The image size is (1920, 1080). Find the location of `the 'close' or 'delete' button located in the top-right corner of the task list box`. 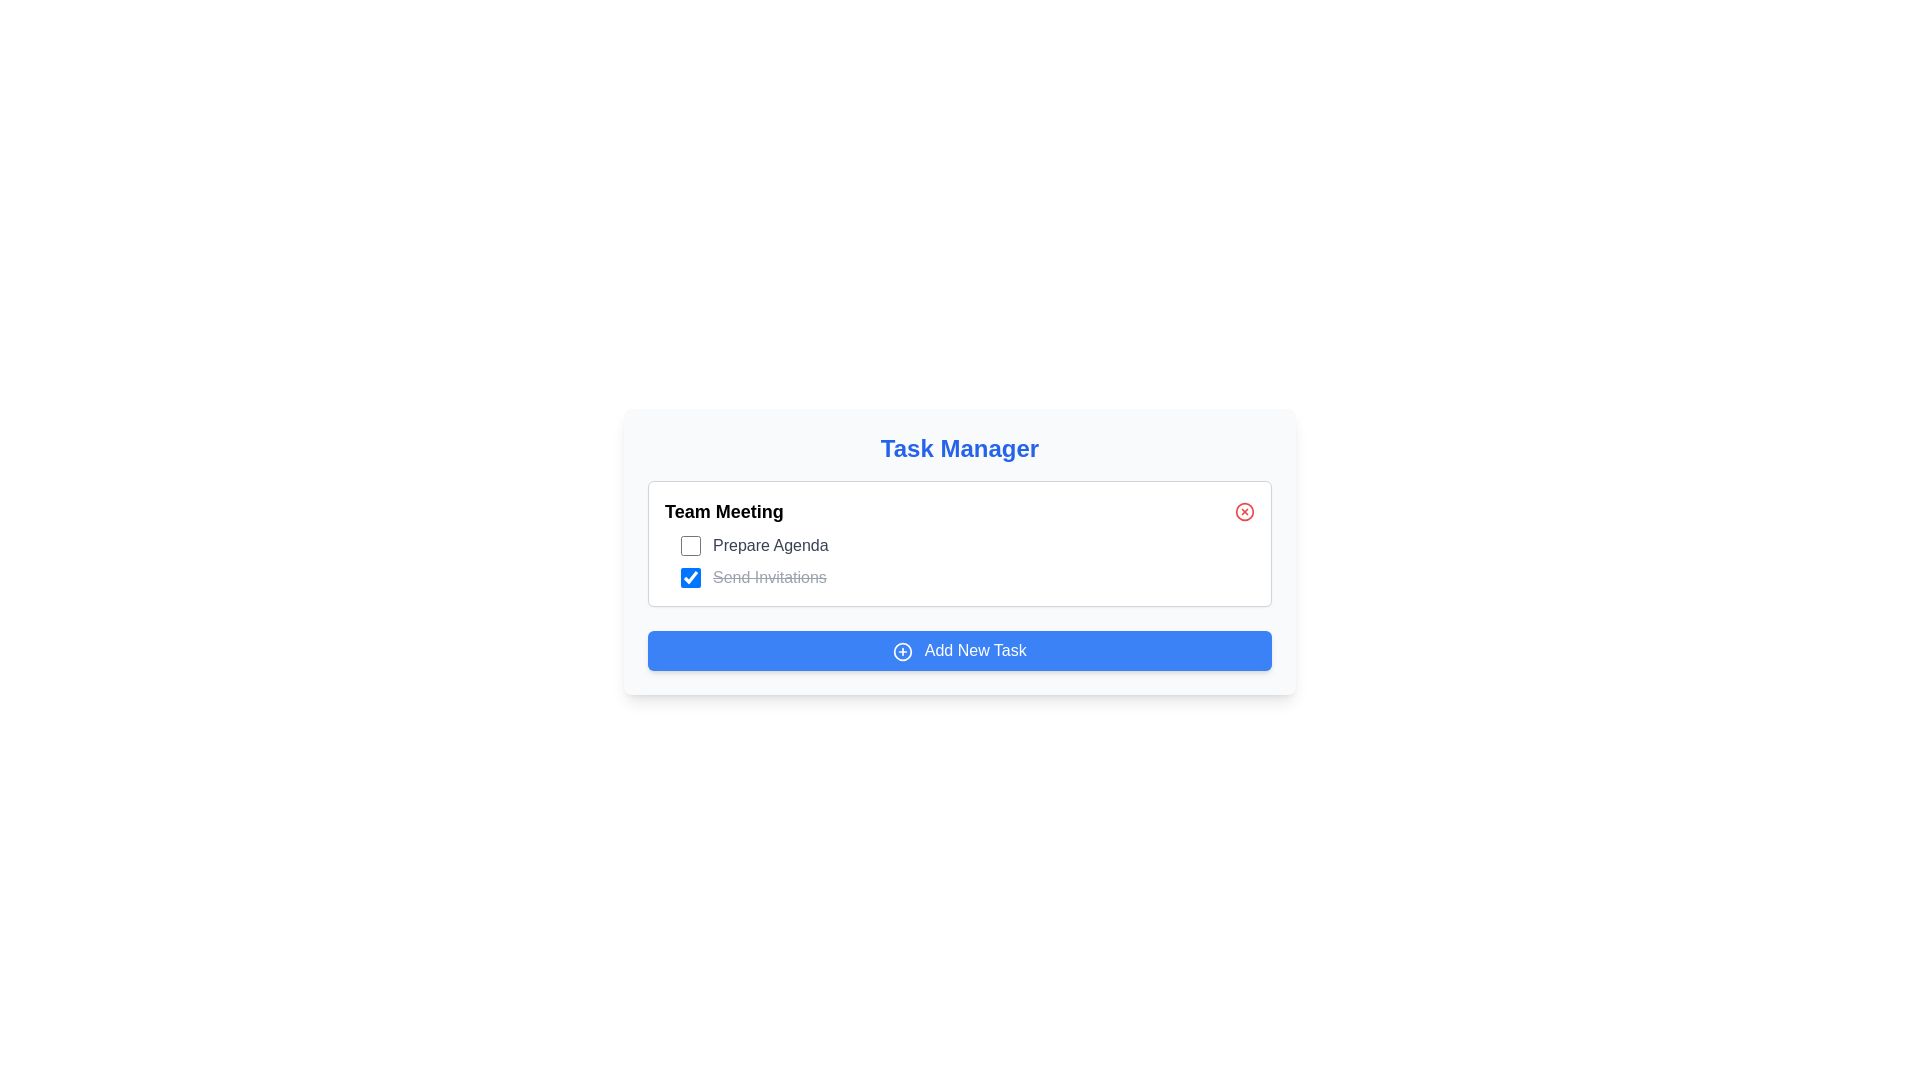

the 'close' or 'delete' button located in the top-right corner of the task list box is located at coordinates (1243, 511).